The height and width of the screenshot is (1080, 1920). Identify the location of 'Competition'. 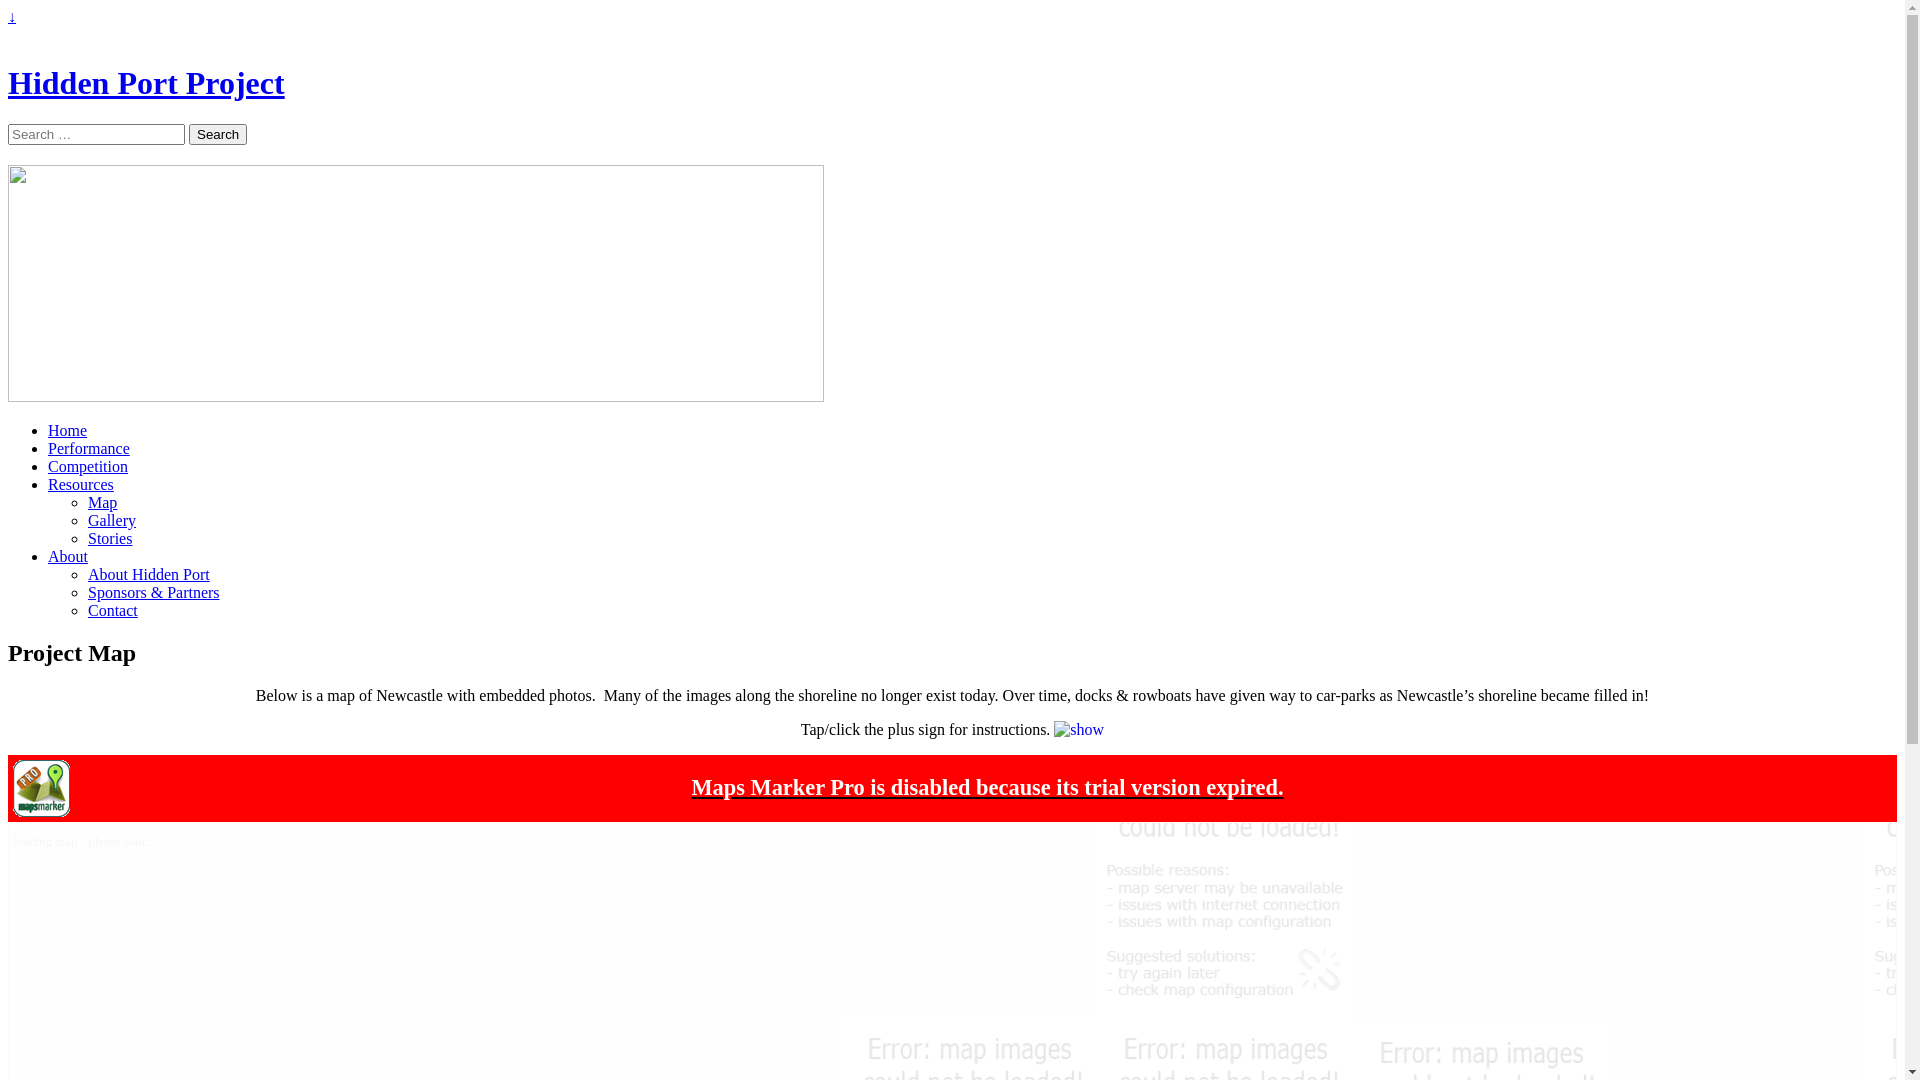
(86, 466).